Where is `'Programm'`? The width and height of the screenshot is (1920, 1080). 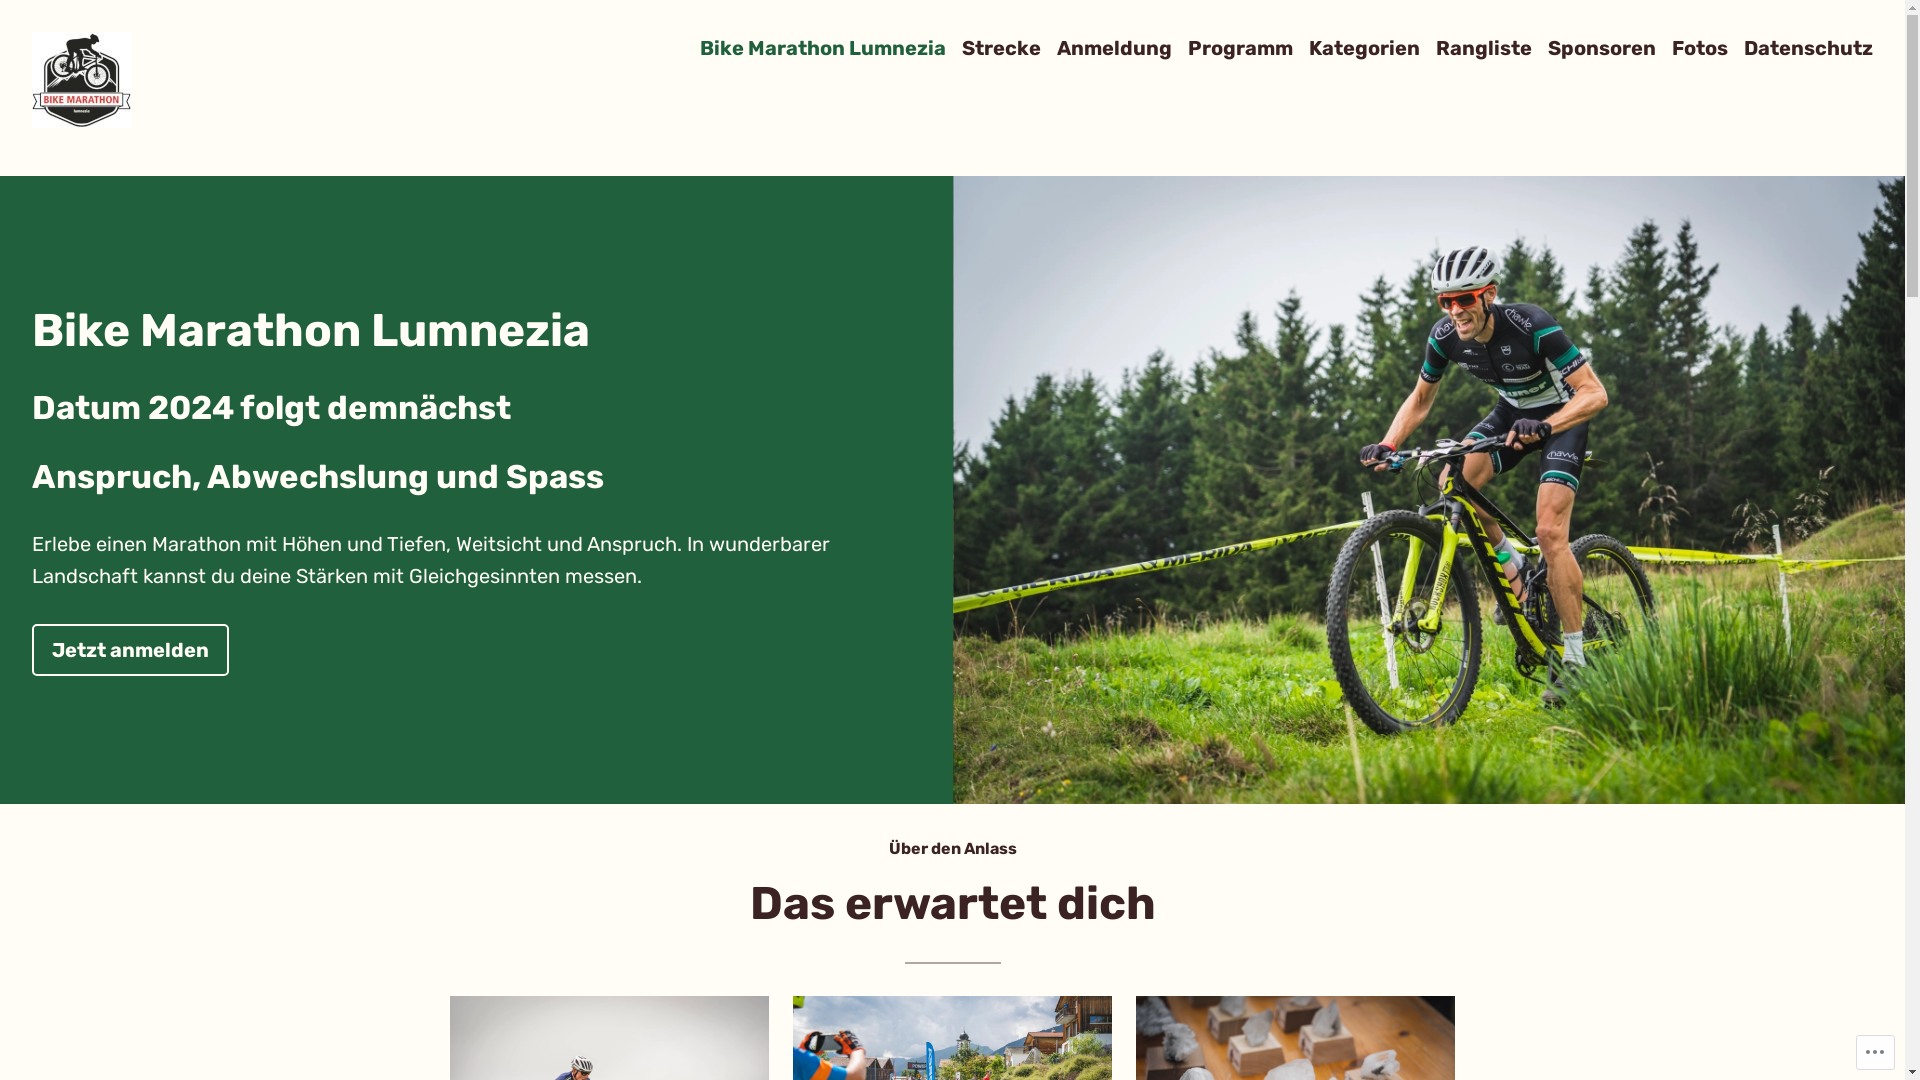
'Programm' is located at coordinates (1239, 46).